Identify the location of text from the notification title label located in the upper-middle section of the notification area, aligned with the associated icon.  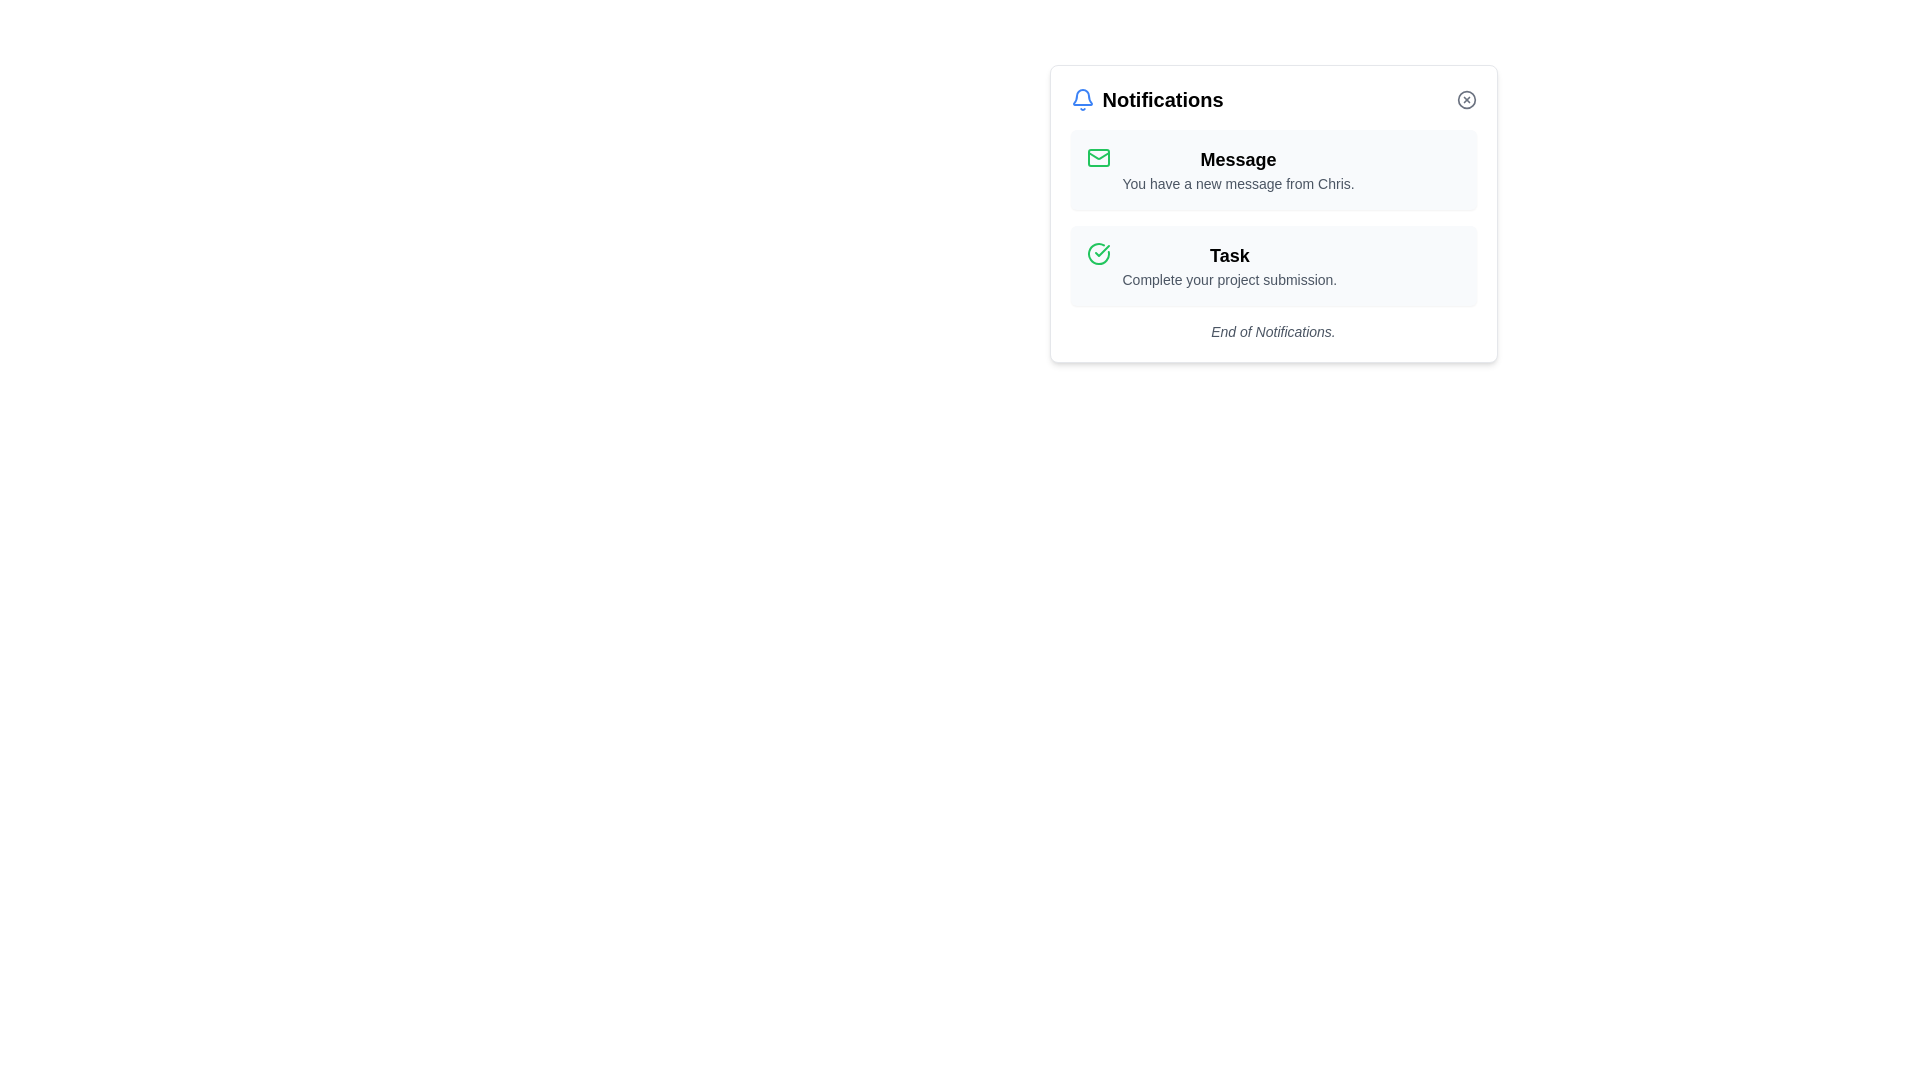
(1237, 158).